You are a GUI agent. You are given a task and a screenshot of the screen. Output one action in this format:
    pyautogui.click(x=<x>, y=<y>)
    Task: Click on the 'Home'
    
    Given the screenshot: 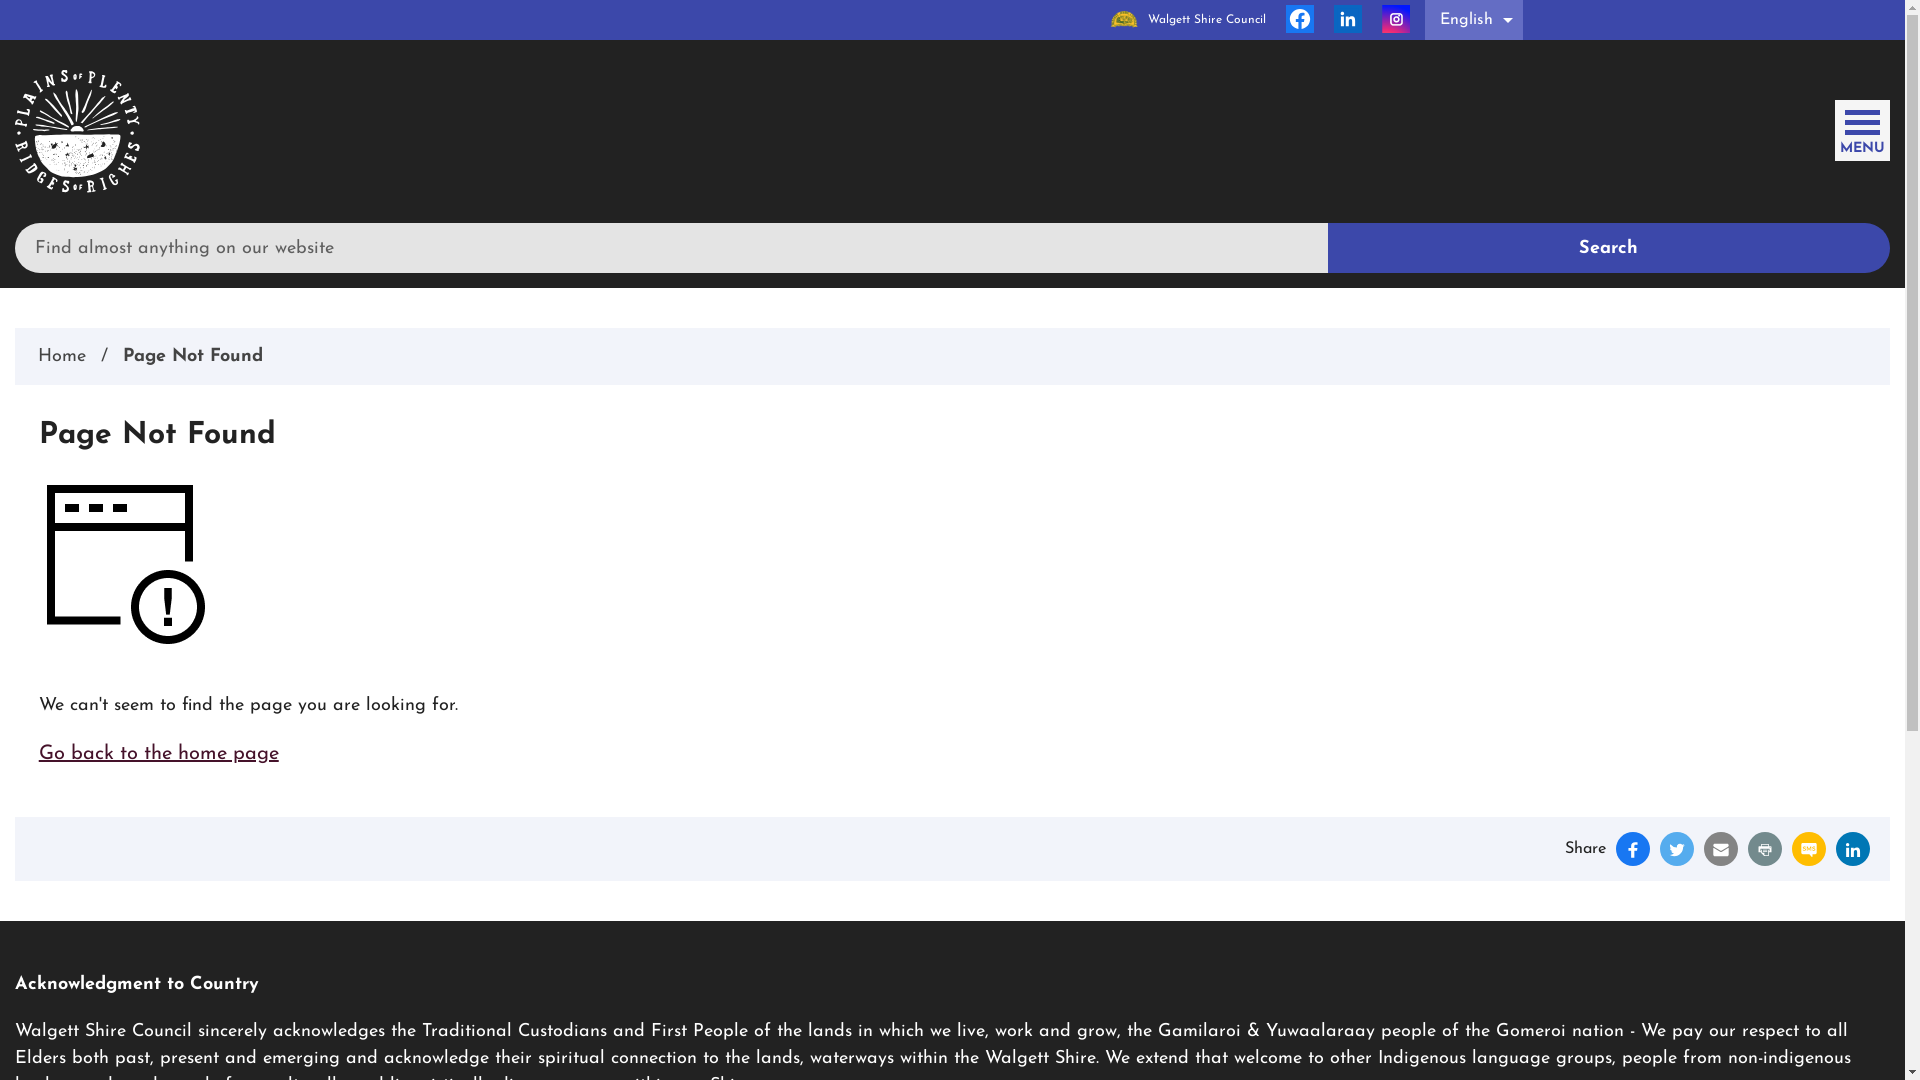 What is the action you would take?
    pyautogui.click(x=38, y=355)
    